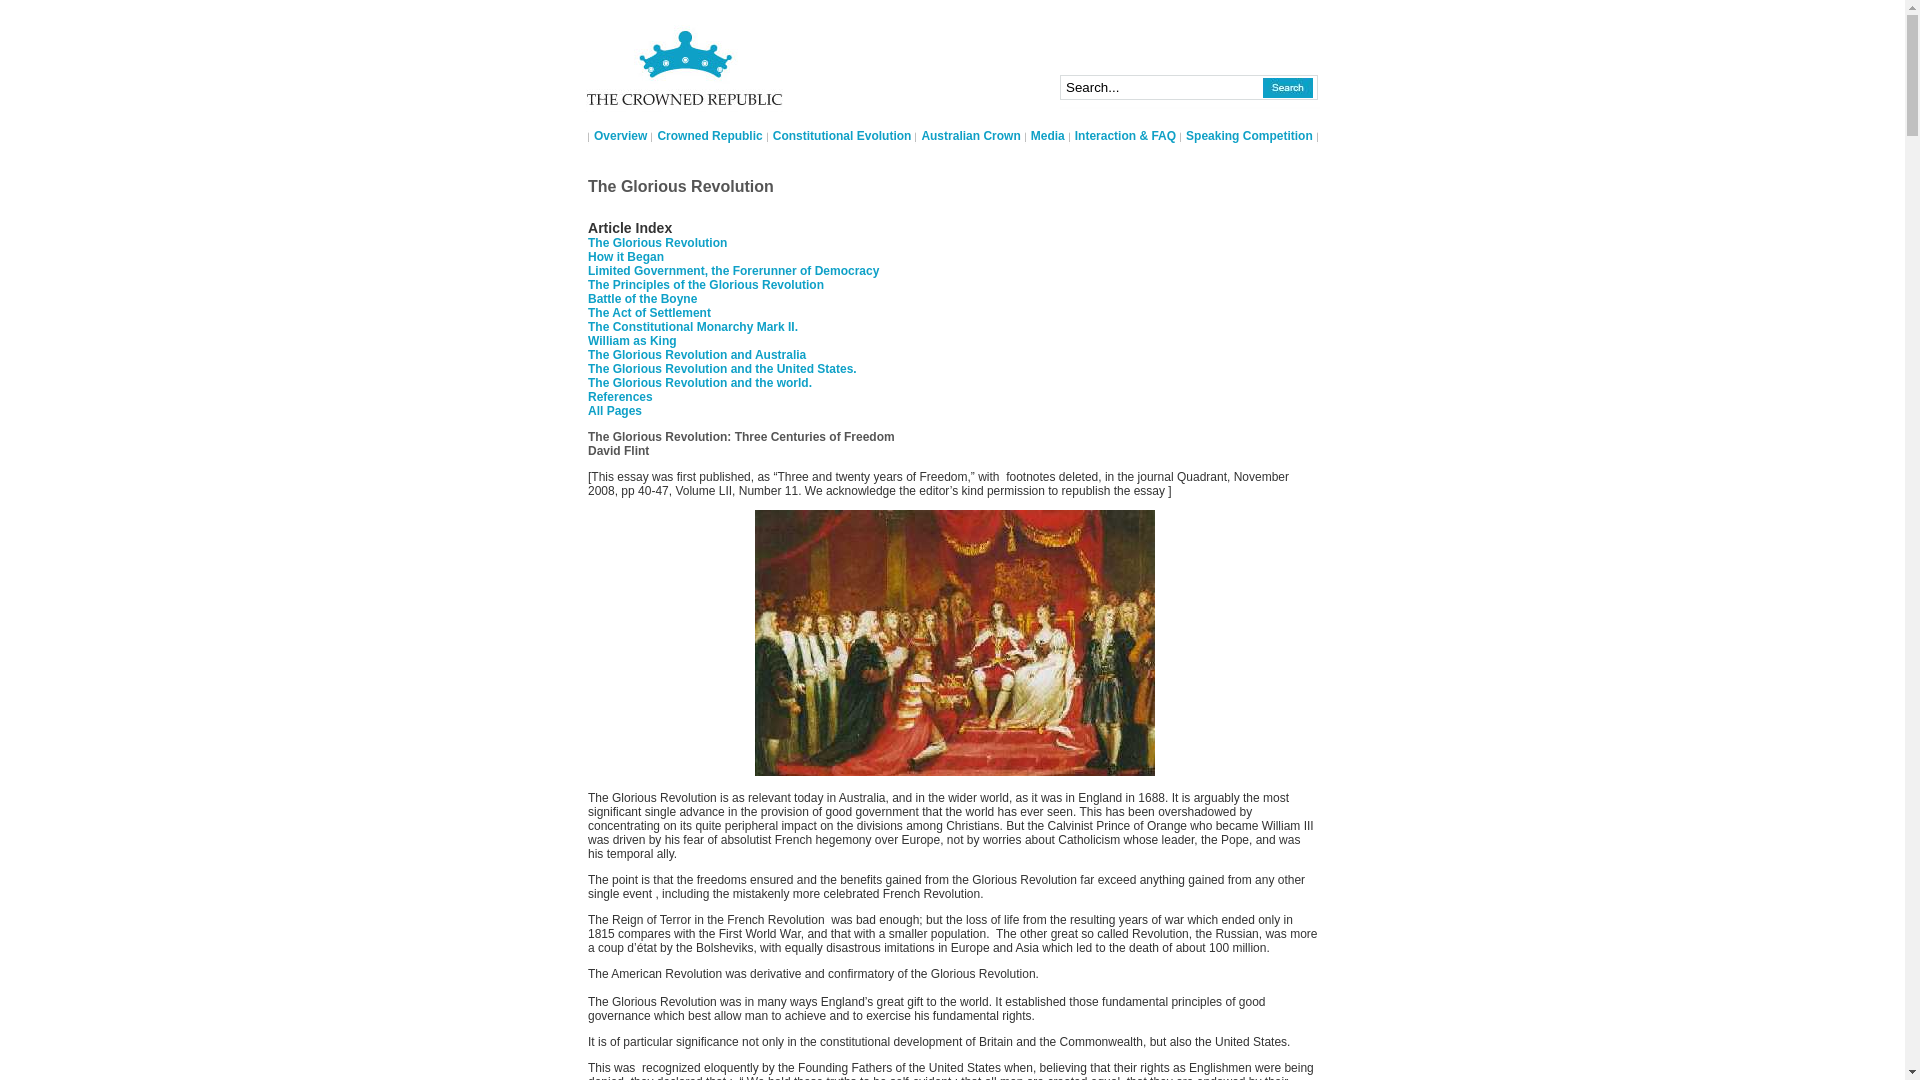  Describe the element at coordinates (649, 312) in the screenshot. I see `'The Act of Settlement'` at that location.